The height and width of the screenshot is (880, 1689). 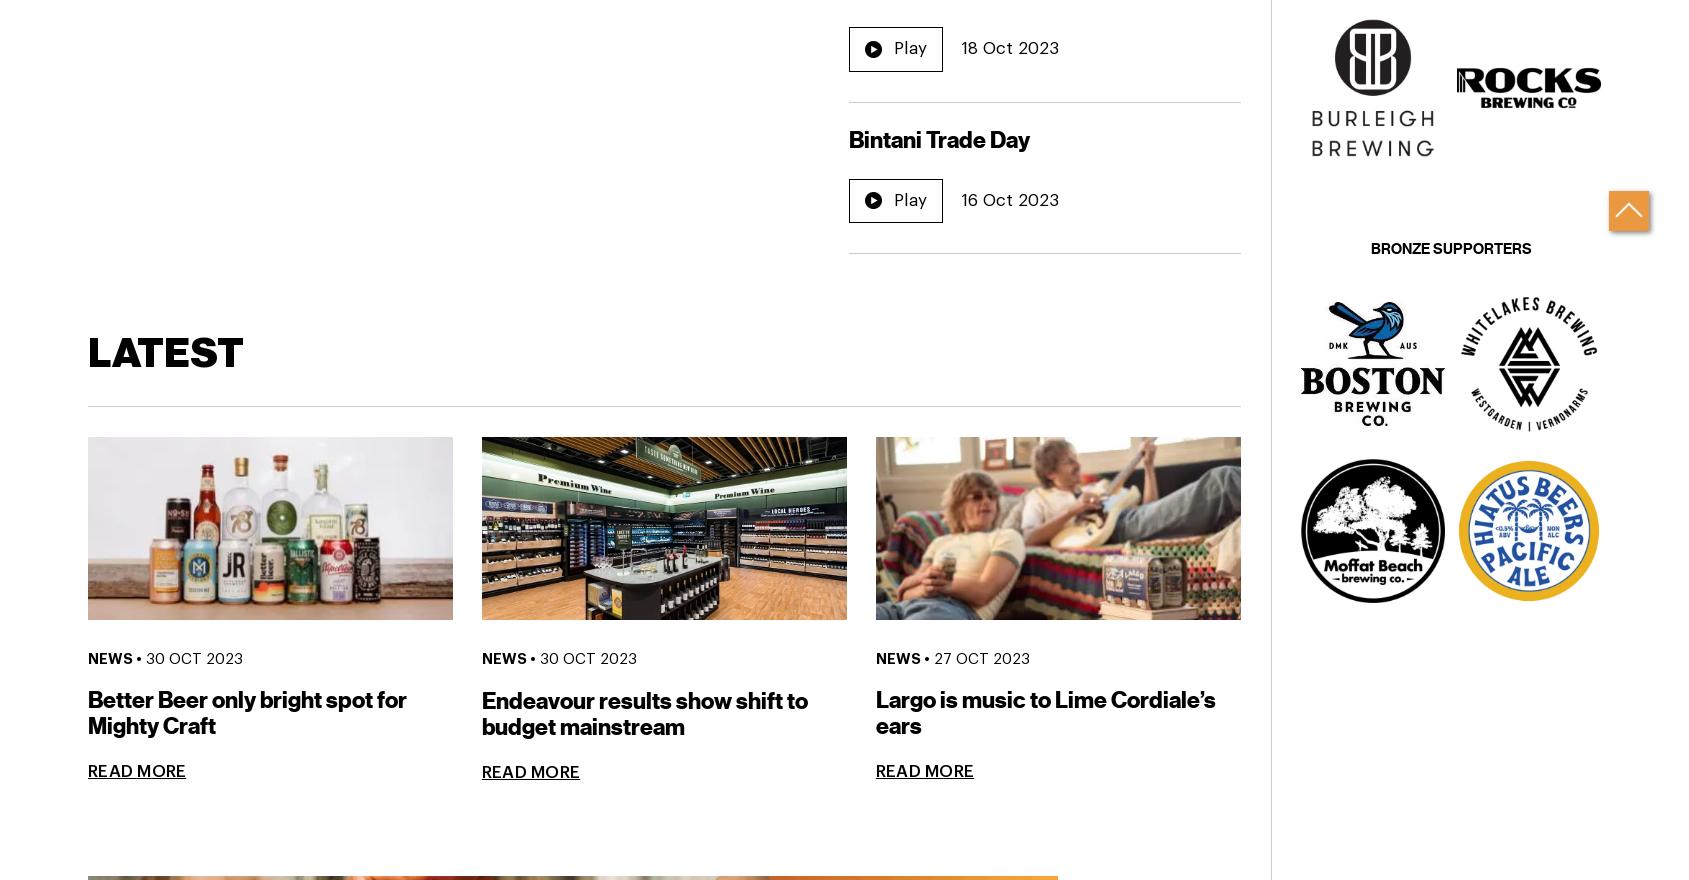 I want to click on 'Largo is music to Lime Cordiale’s ears', so click(x=1044, y=713).